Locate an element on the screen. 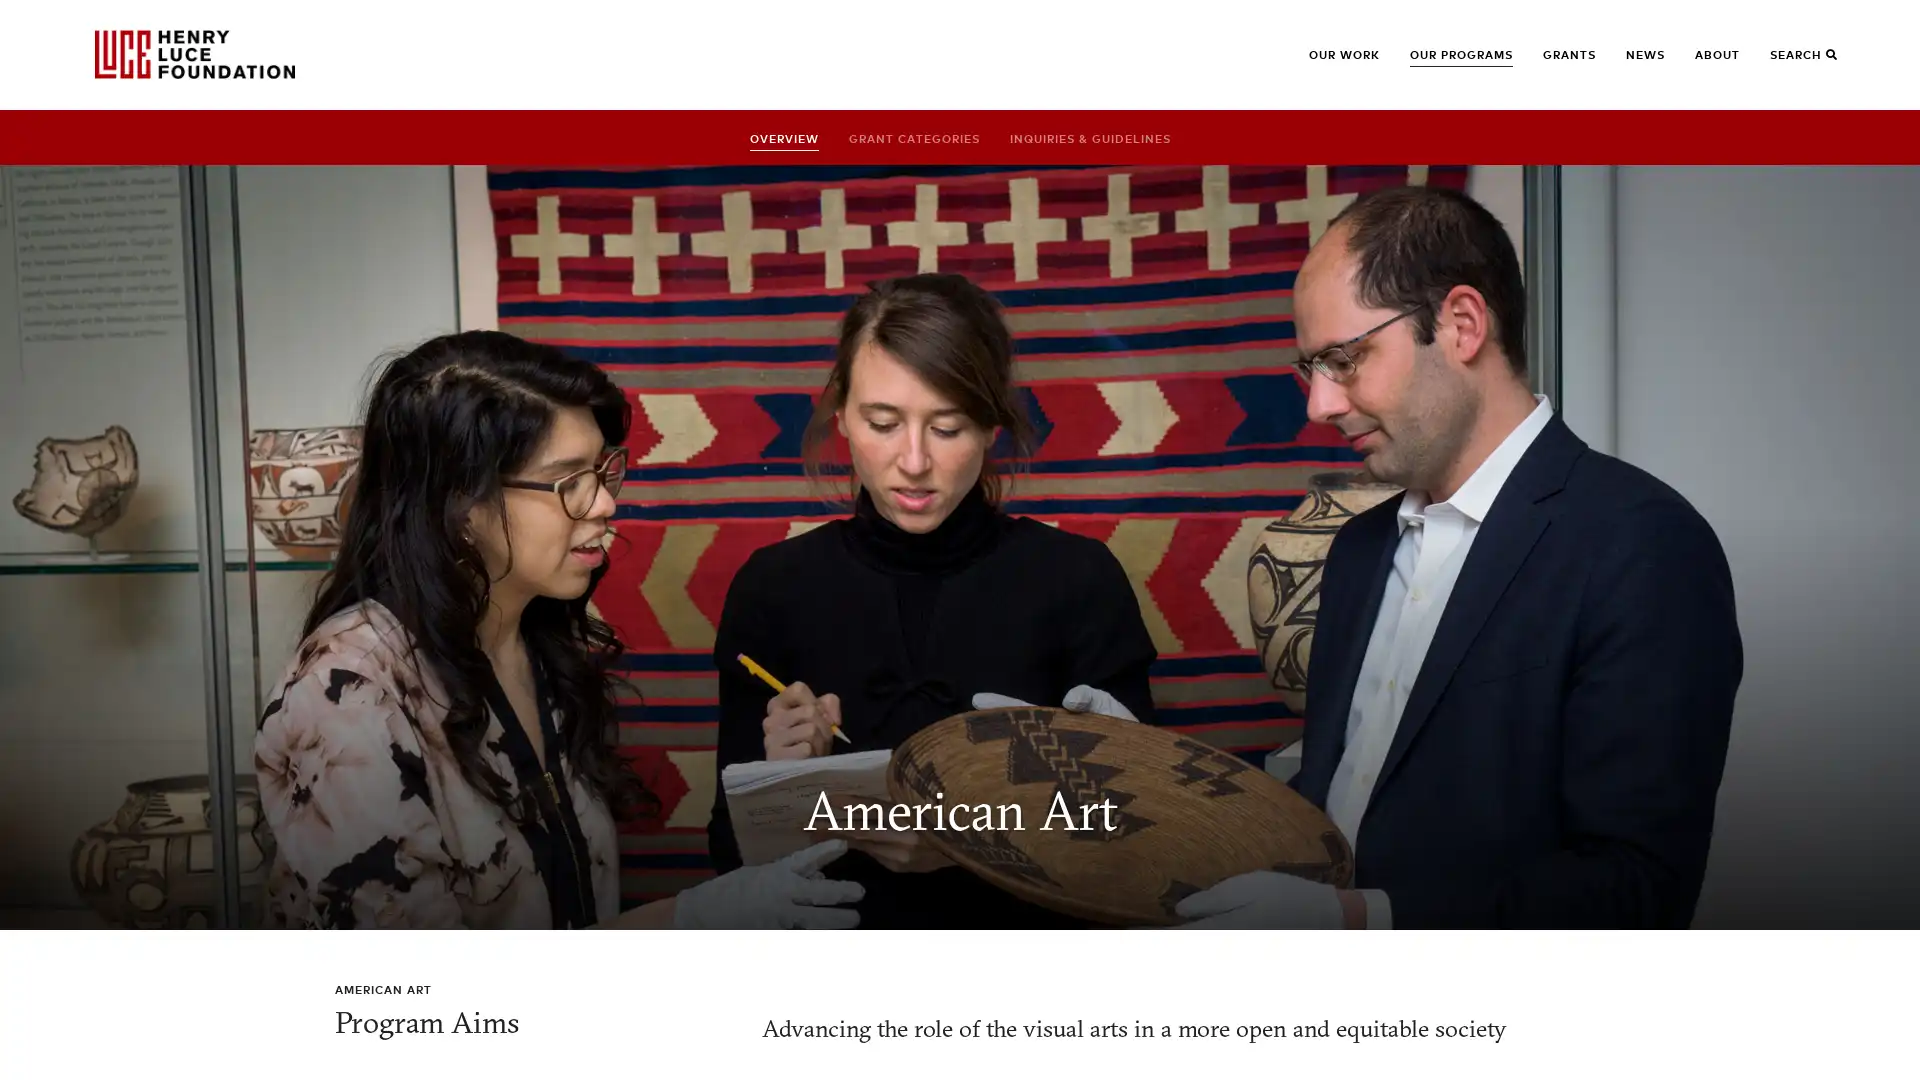 The image size is (1920, 1080). SHOW SUBMENU FOR OUR PROGRAMS is located at coordinates (1441, 63).